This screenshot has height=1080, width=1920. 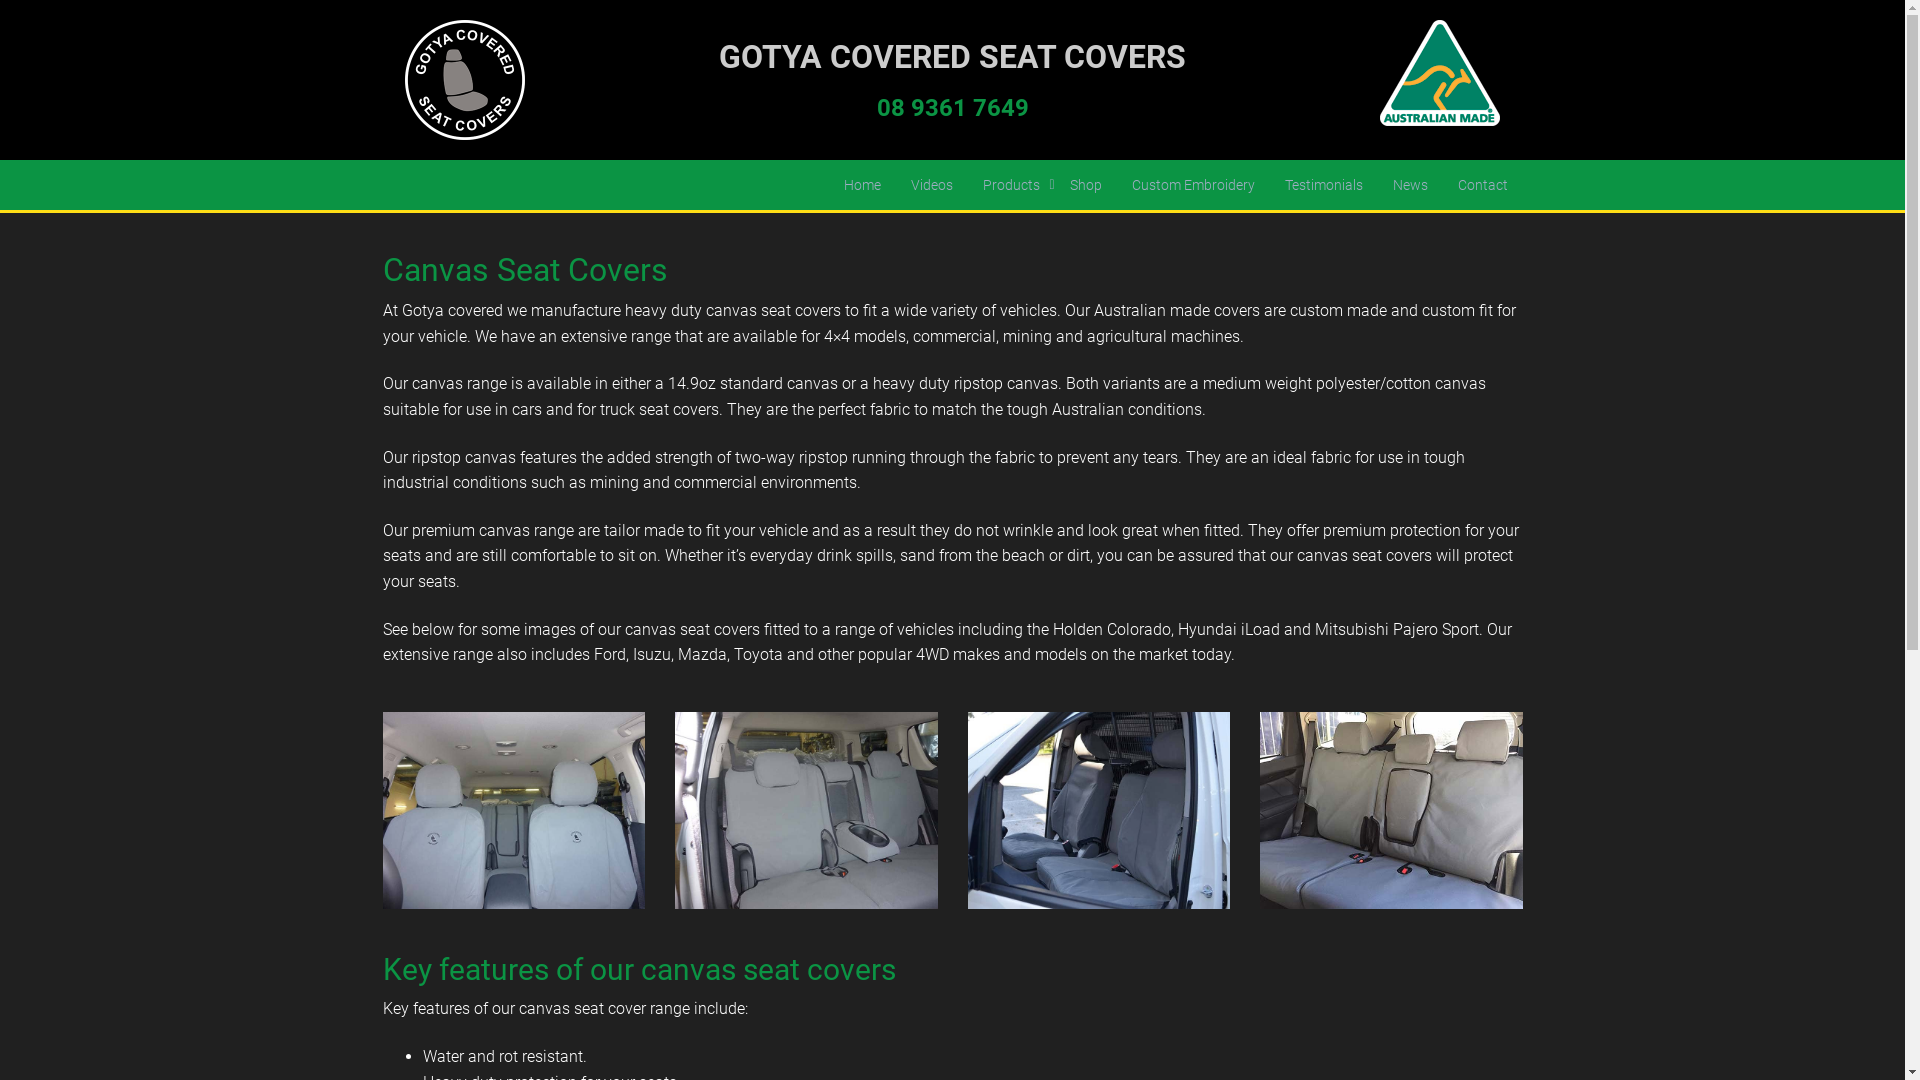 What do you see at coordinates (1053, 185) in the screenshot?
I see `'Shop'` at bounding box center [1053, 185].